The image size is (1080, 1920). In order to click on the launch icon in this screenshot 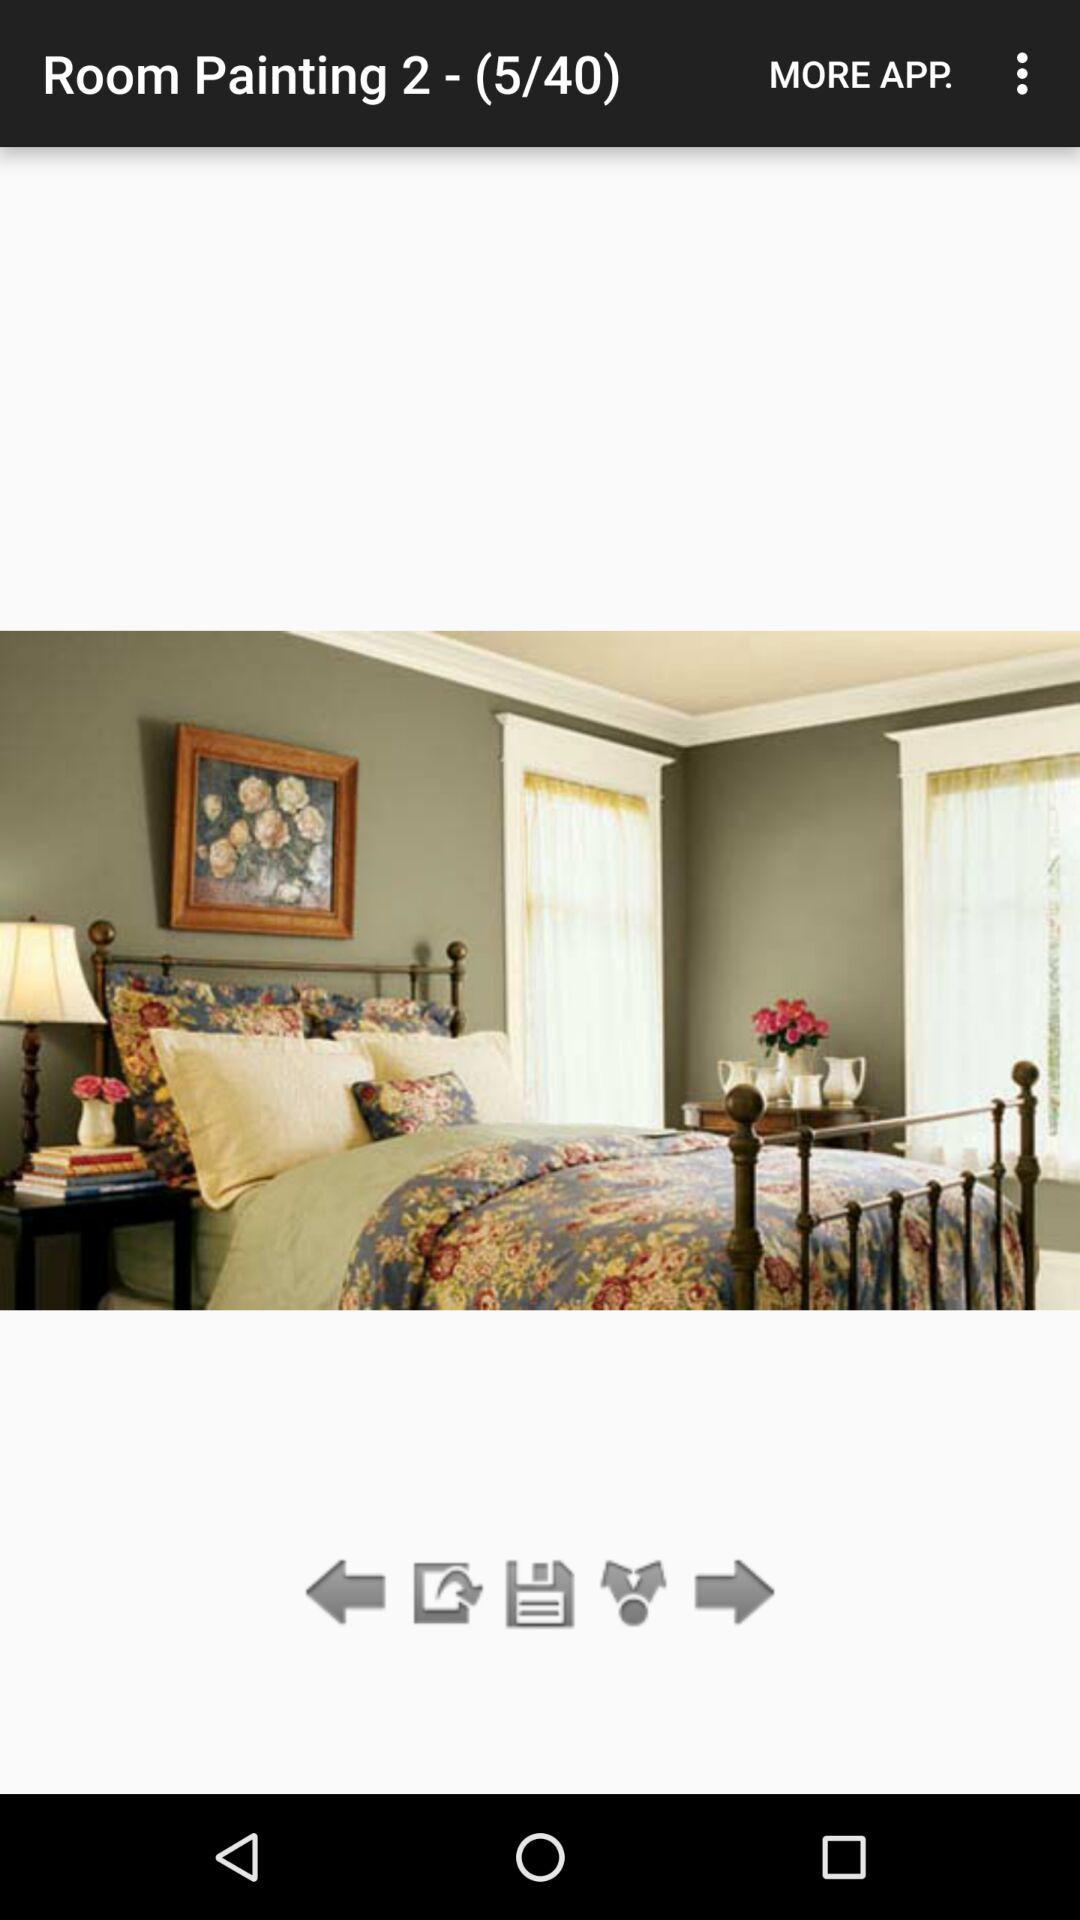, I will do `click(444, 1593)`.